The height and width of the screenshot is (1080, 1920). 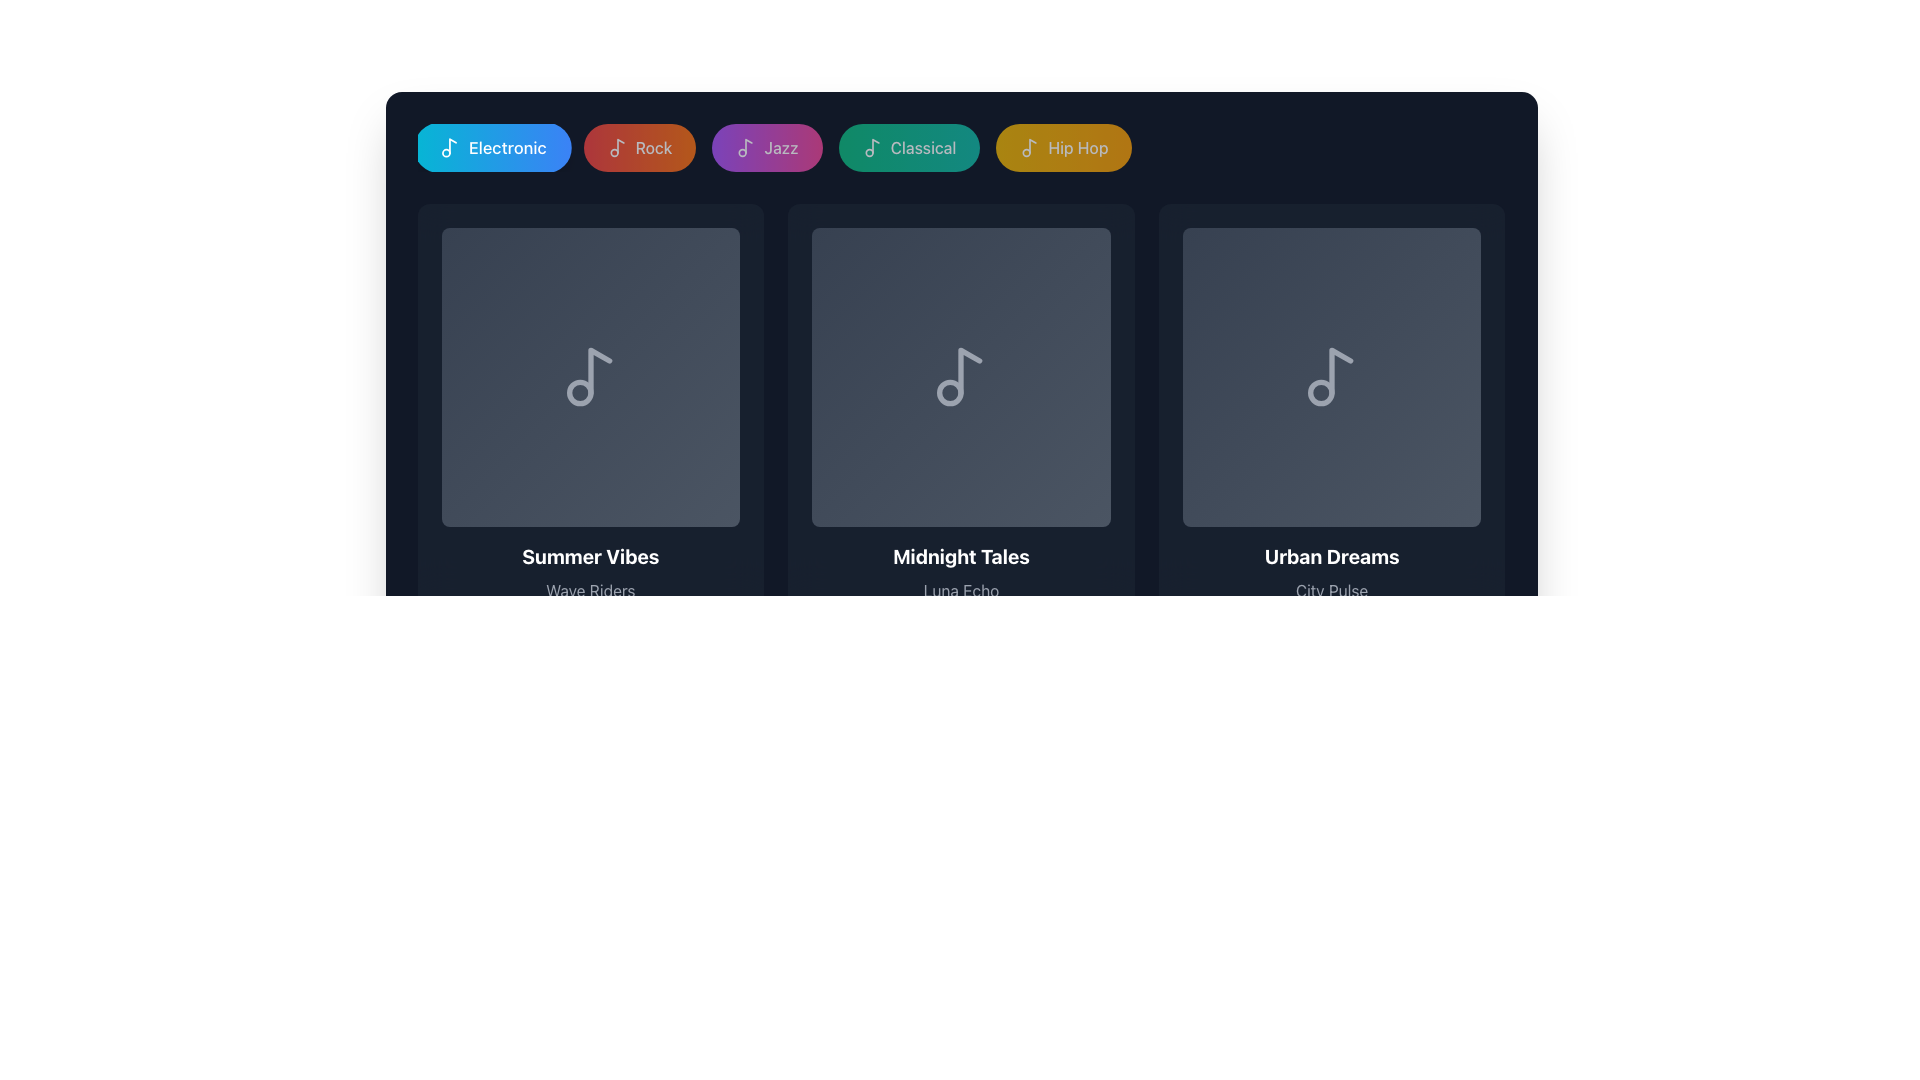 What do you see at coordinates (589, 589) in the screenshot?
I see `the text label reading 'Wave Riders', which is styled in light gray against a dark background and positioned below 'Summer Vibes' and above '45:30 12 tracks'` at bounding box center [589, 589].